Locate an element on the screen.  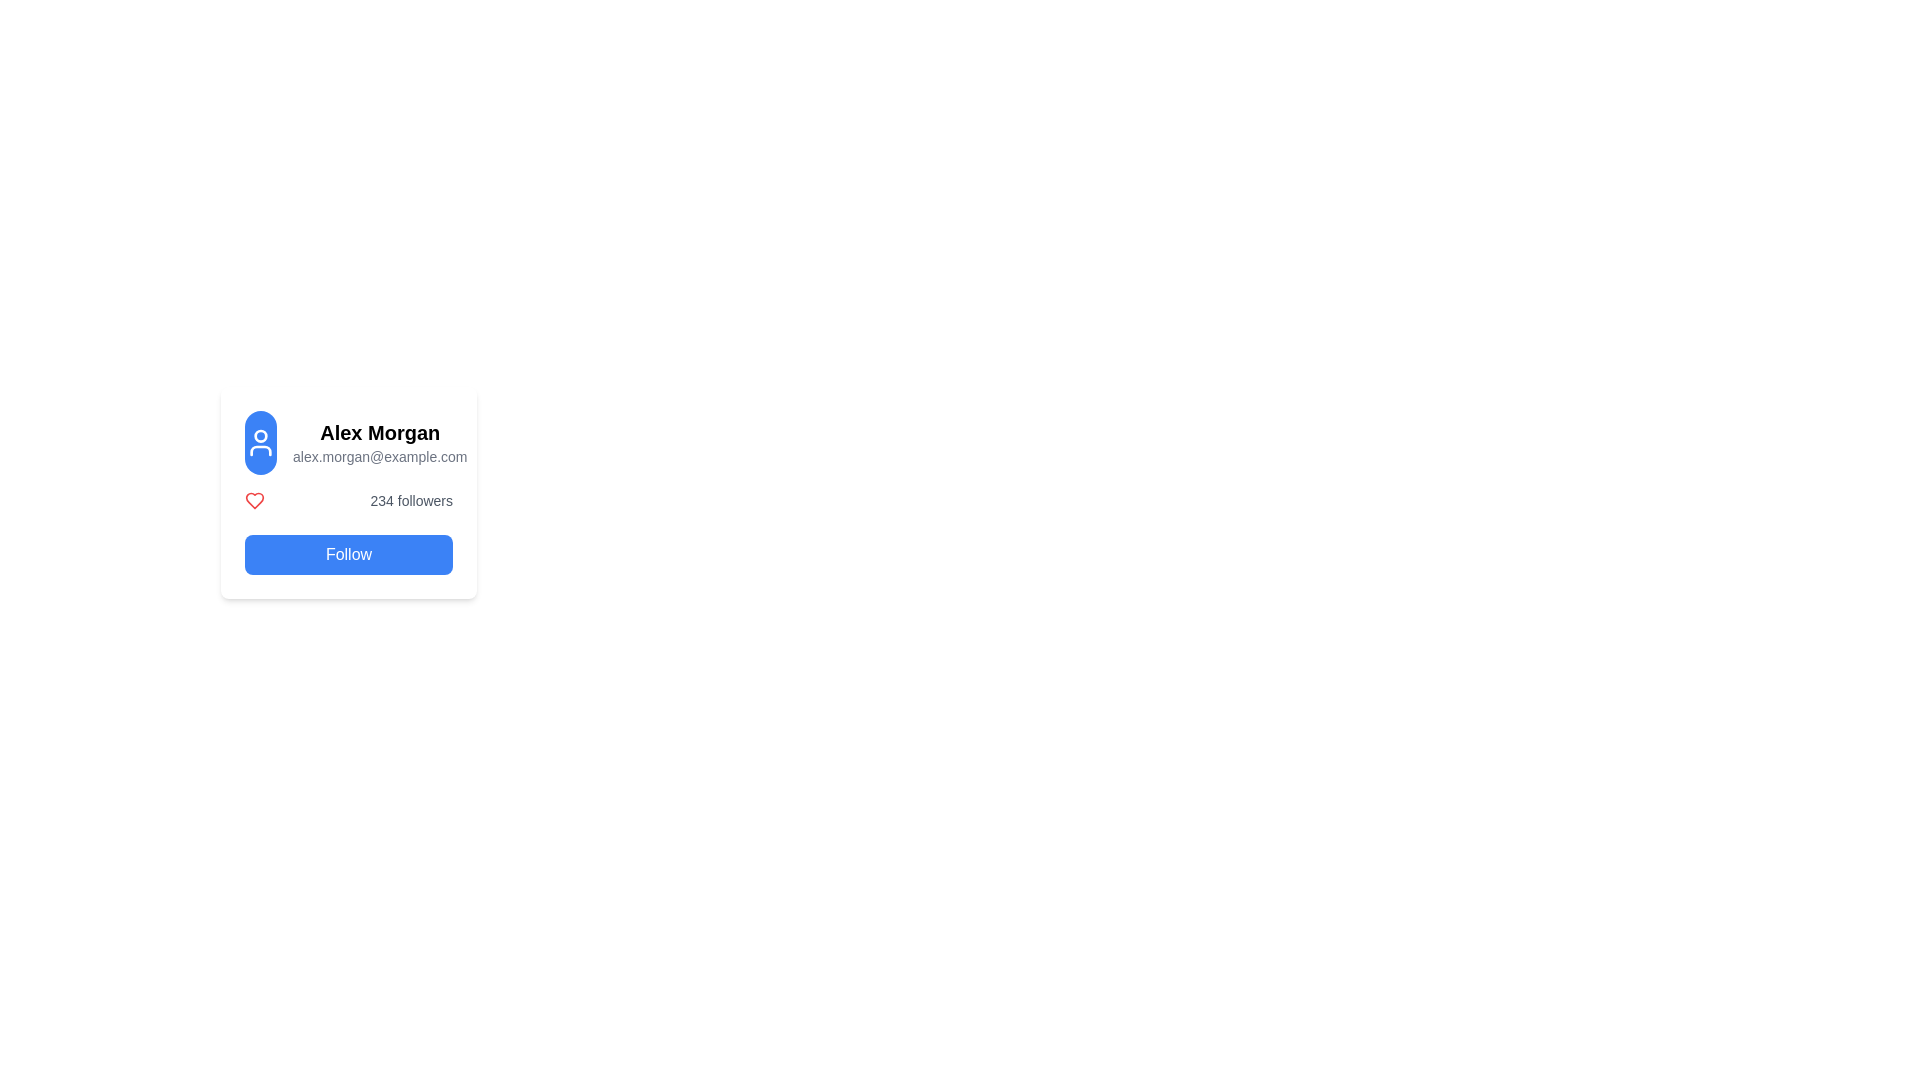
the circular blue avatar icon with a white user icon, located at the top-left corner of the profile card is located at coordinates (259, 442).